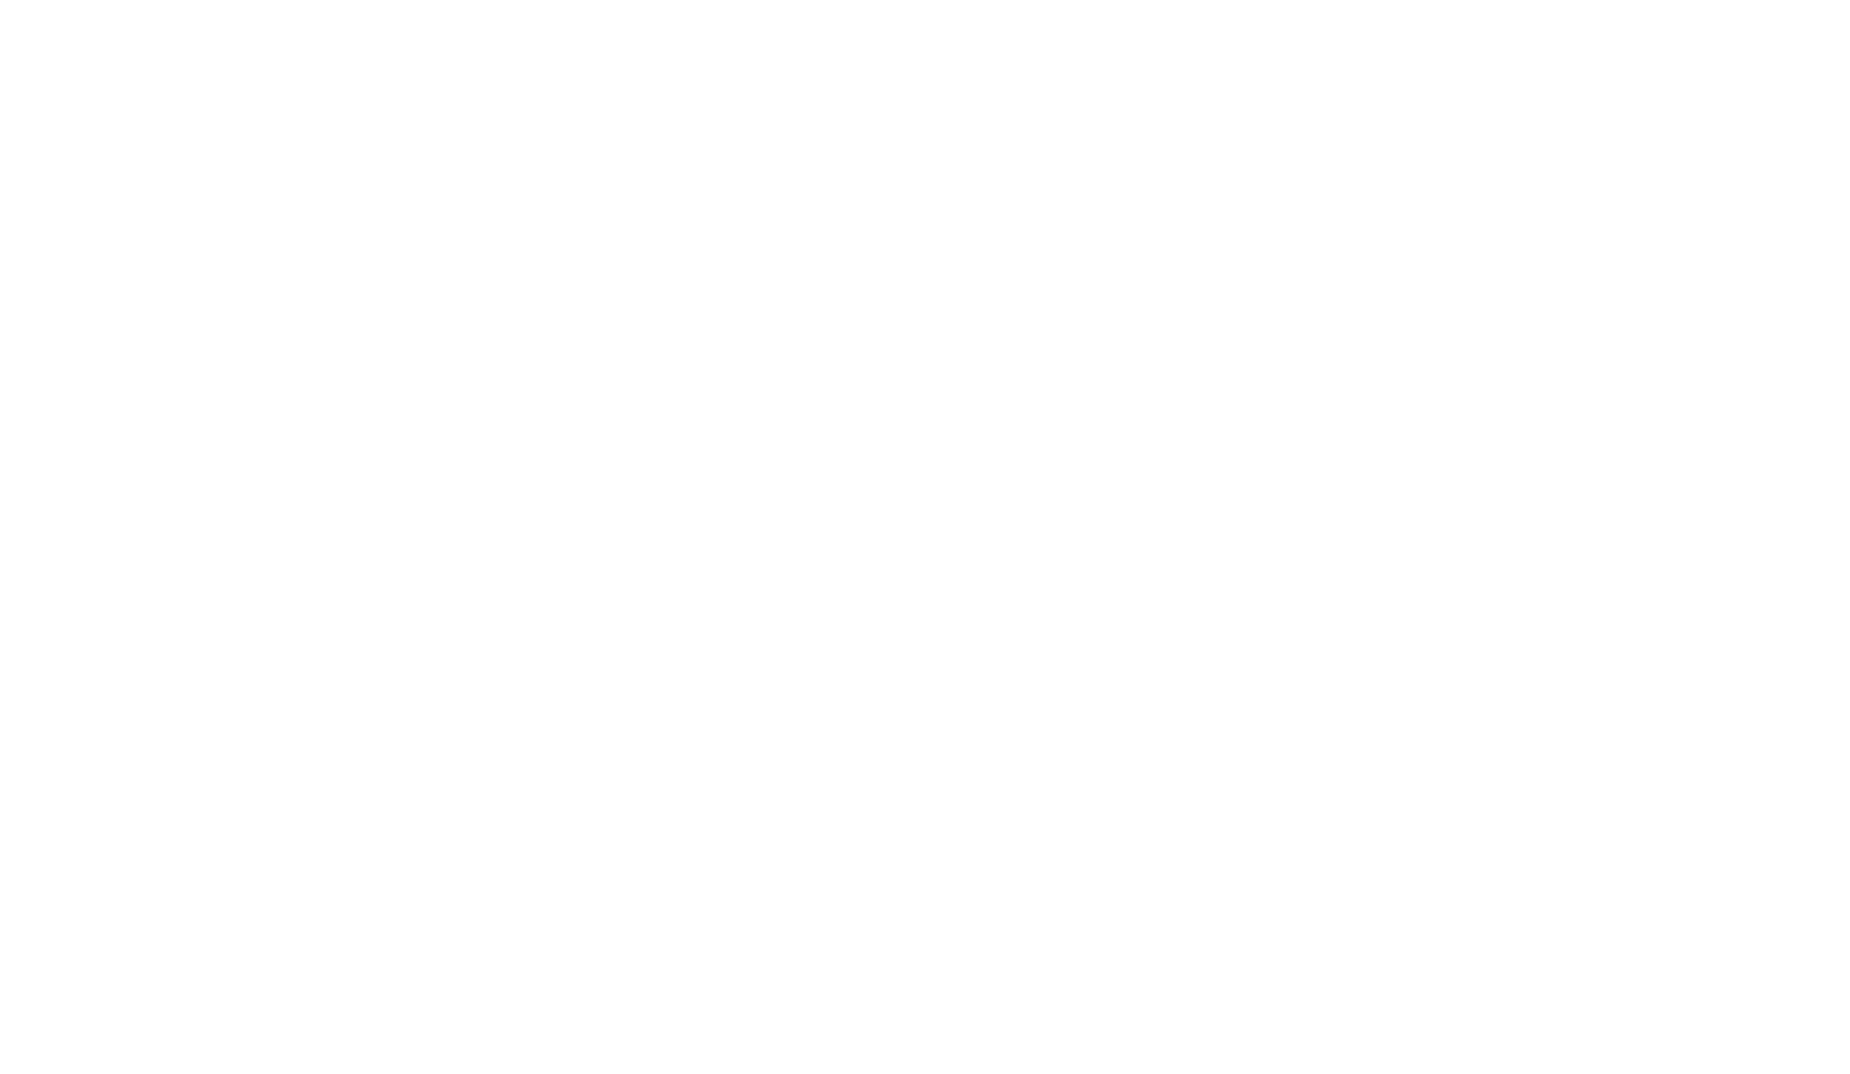 This screenshot has height=1074, width=1850. I want to click on 'Algarve', so click(1370, 674).